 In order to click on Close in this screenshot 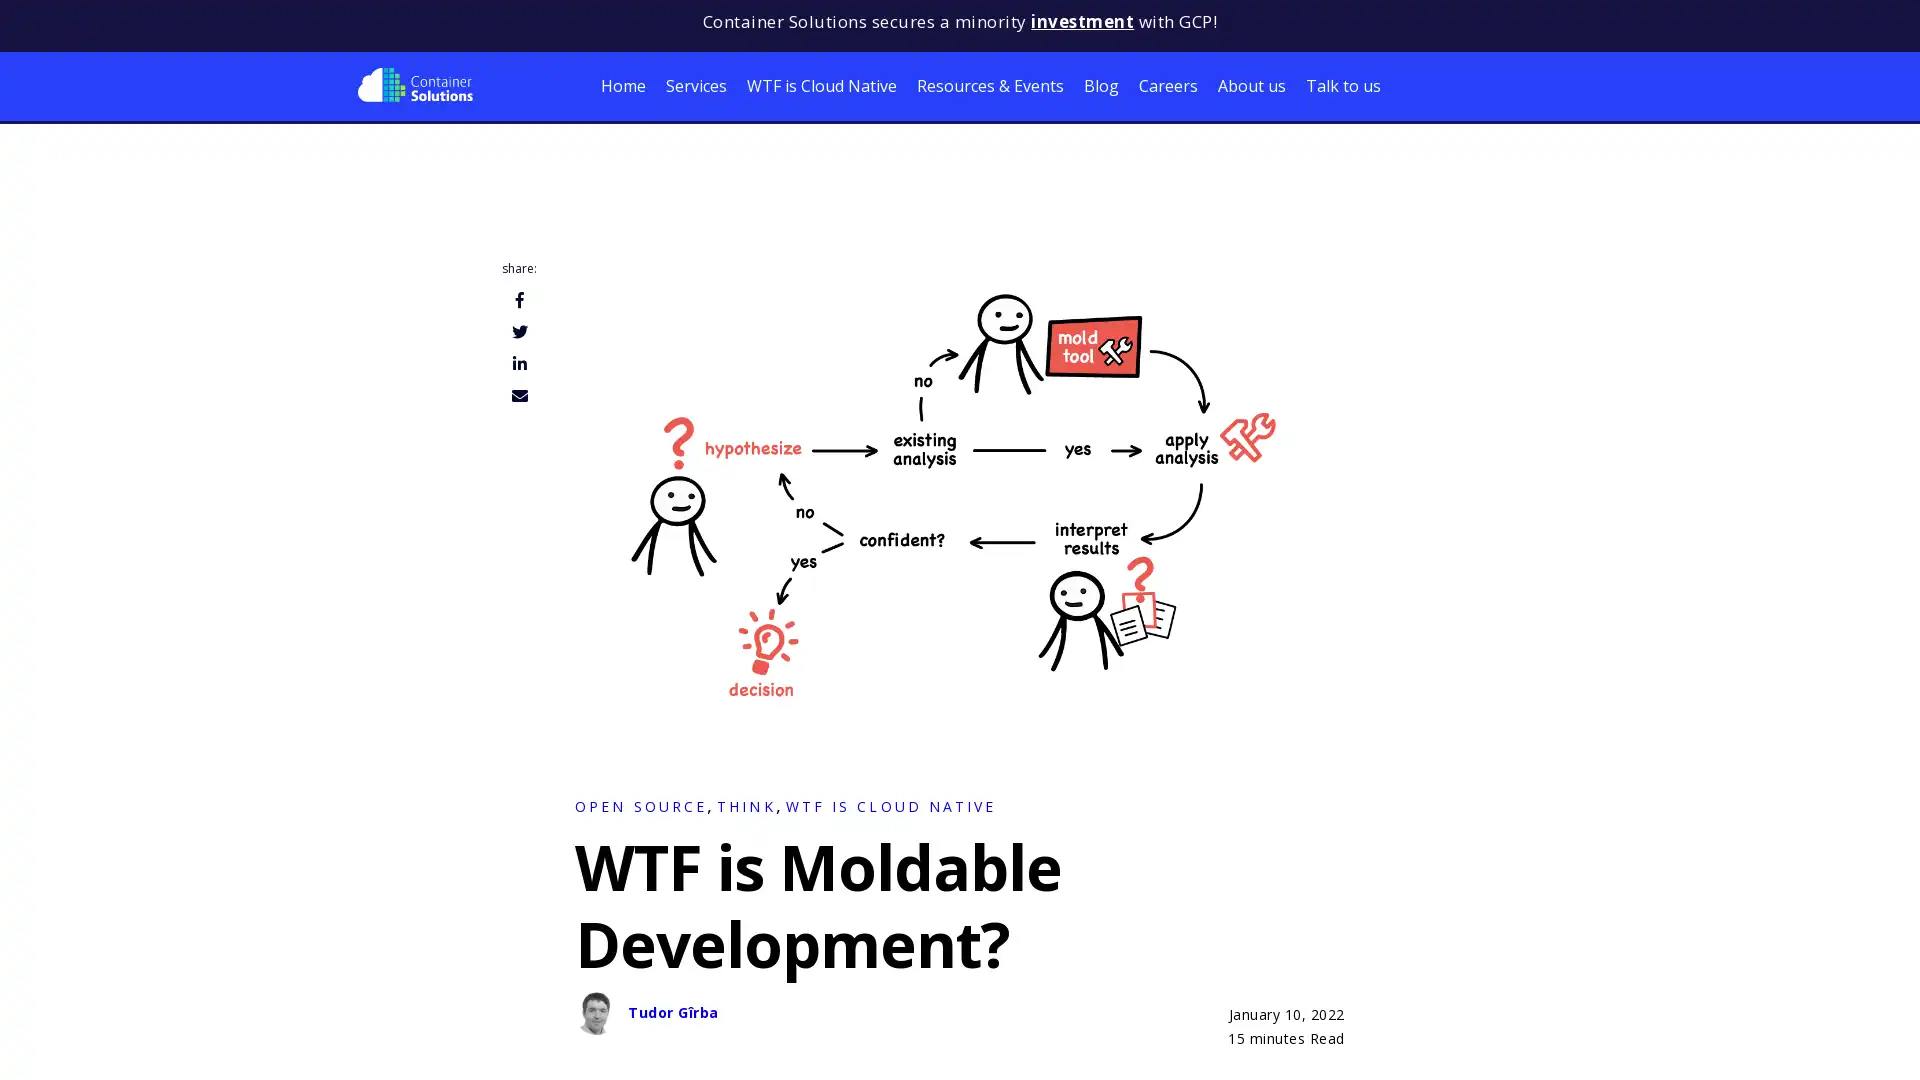, I will do `click(399, 930)`.